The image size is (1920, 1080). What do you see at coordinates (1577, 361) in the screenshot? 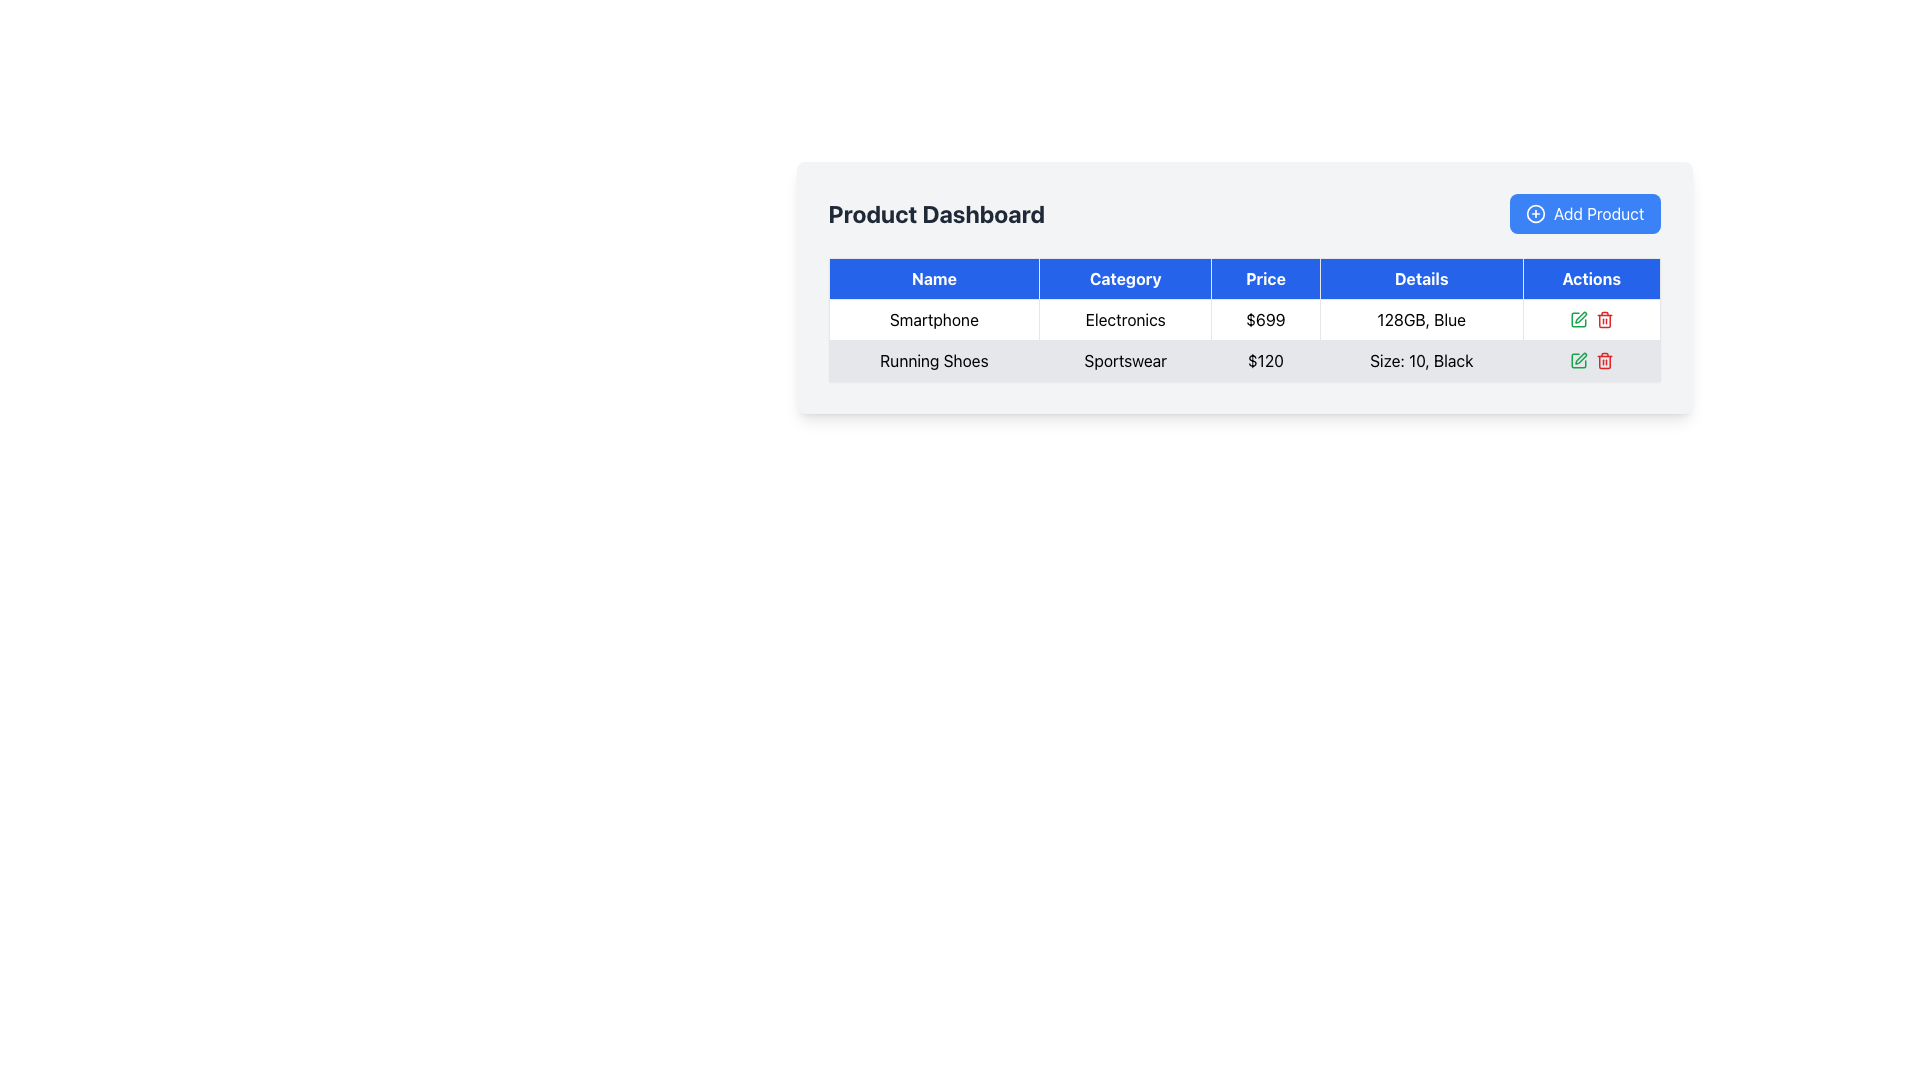
I see `the edit icon button located in the second row of the actions column` at bounding box center [1577, 361].